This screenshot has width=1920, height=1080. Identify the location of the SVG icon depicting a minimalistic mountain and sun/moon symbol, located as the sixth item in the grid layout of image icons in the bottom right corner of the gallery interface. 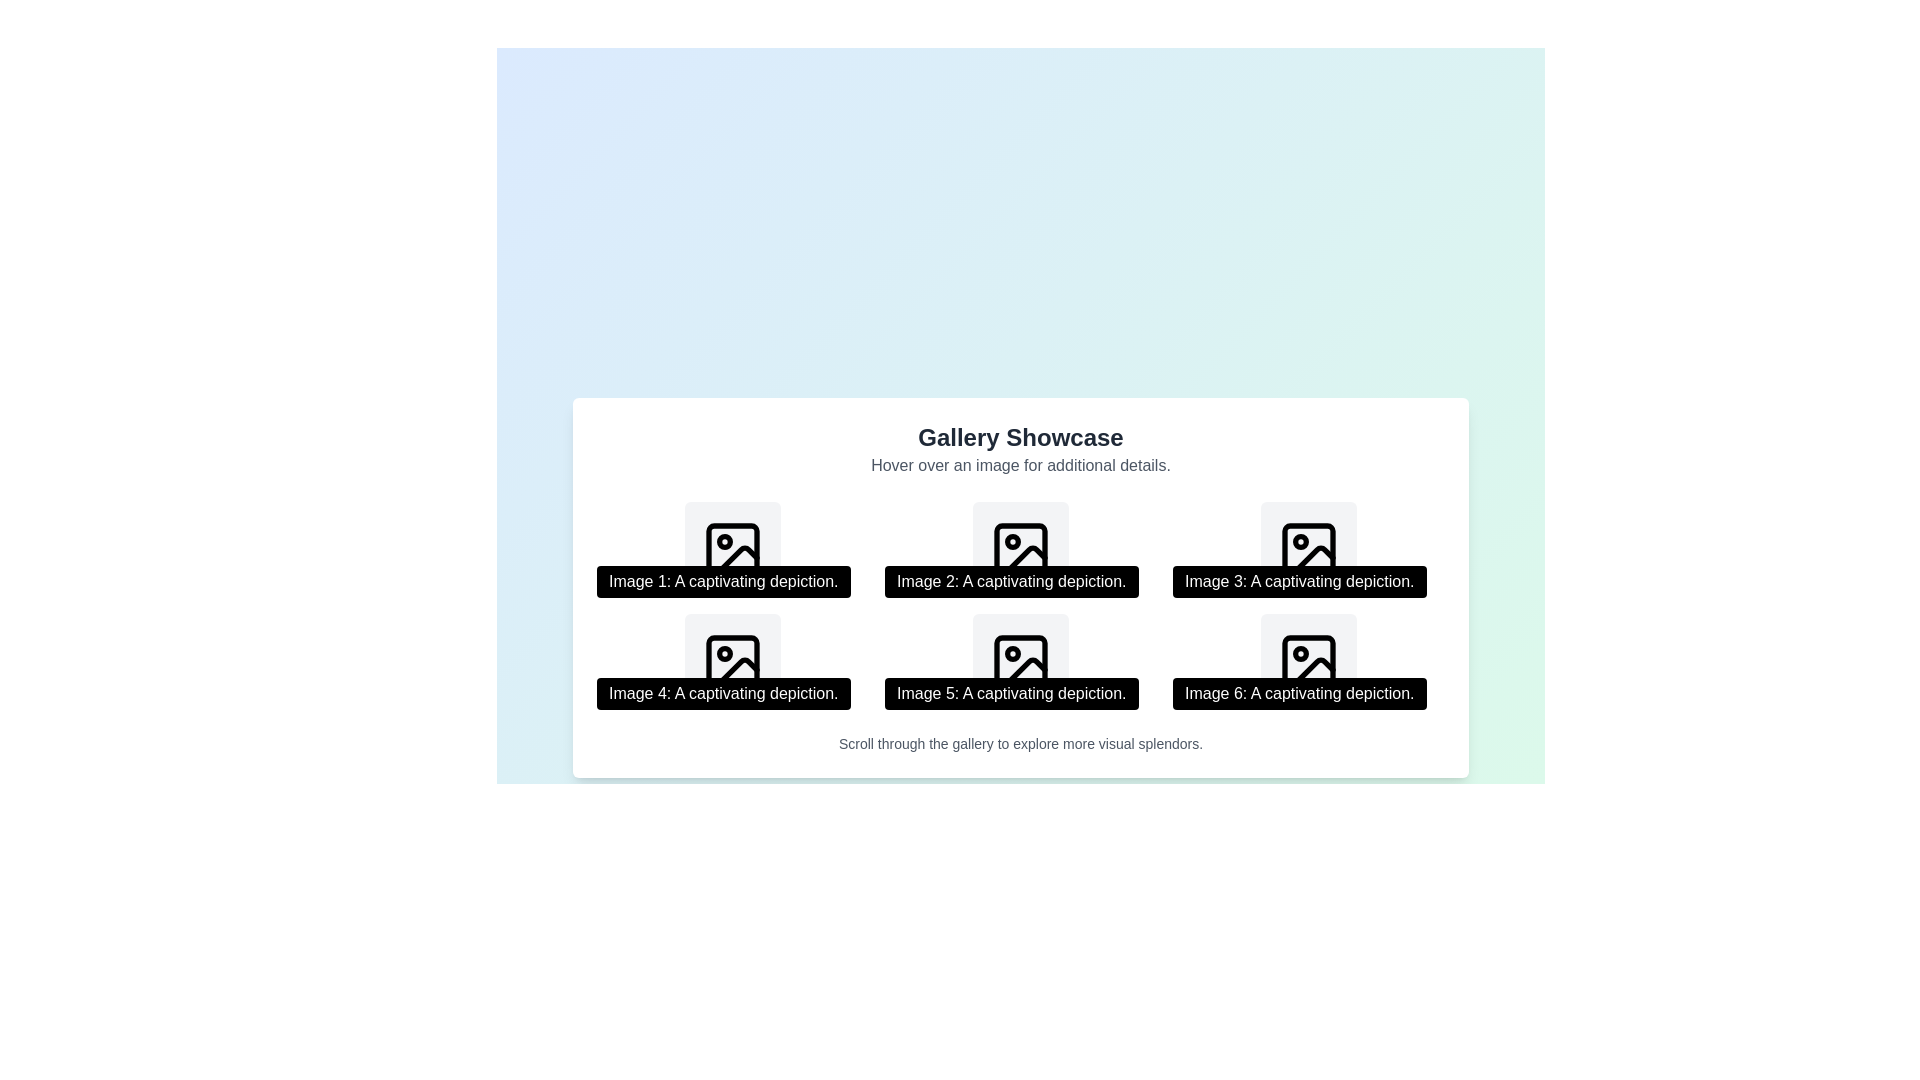
(1309, 662).